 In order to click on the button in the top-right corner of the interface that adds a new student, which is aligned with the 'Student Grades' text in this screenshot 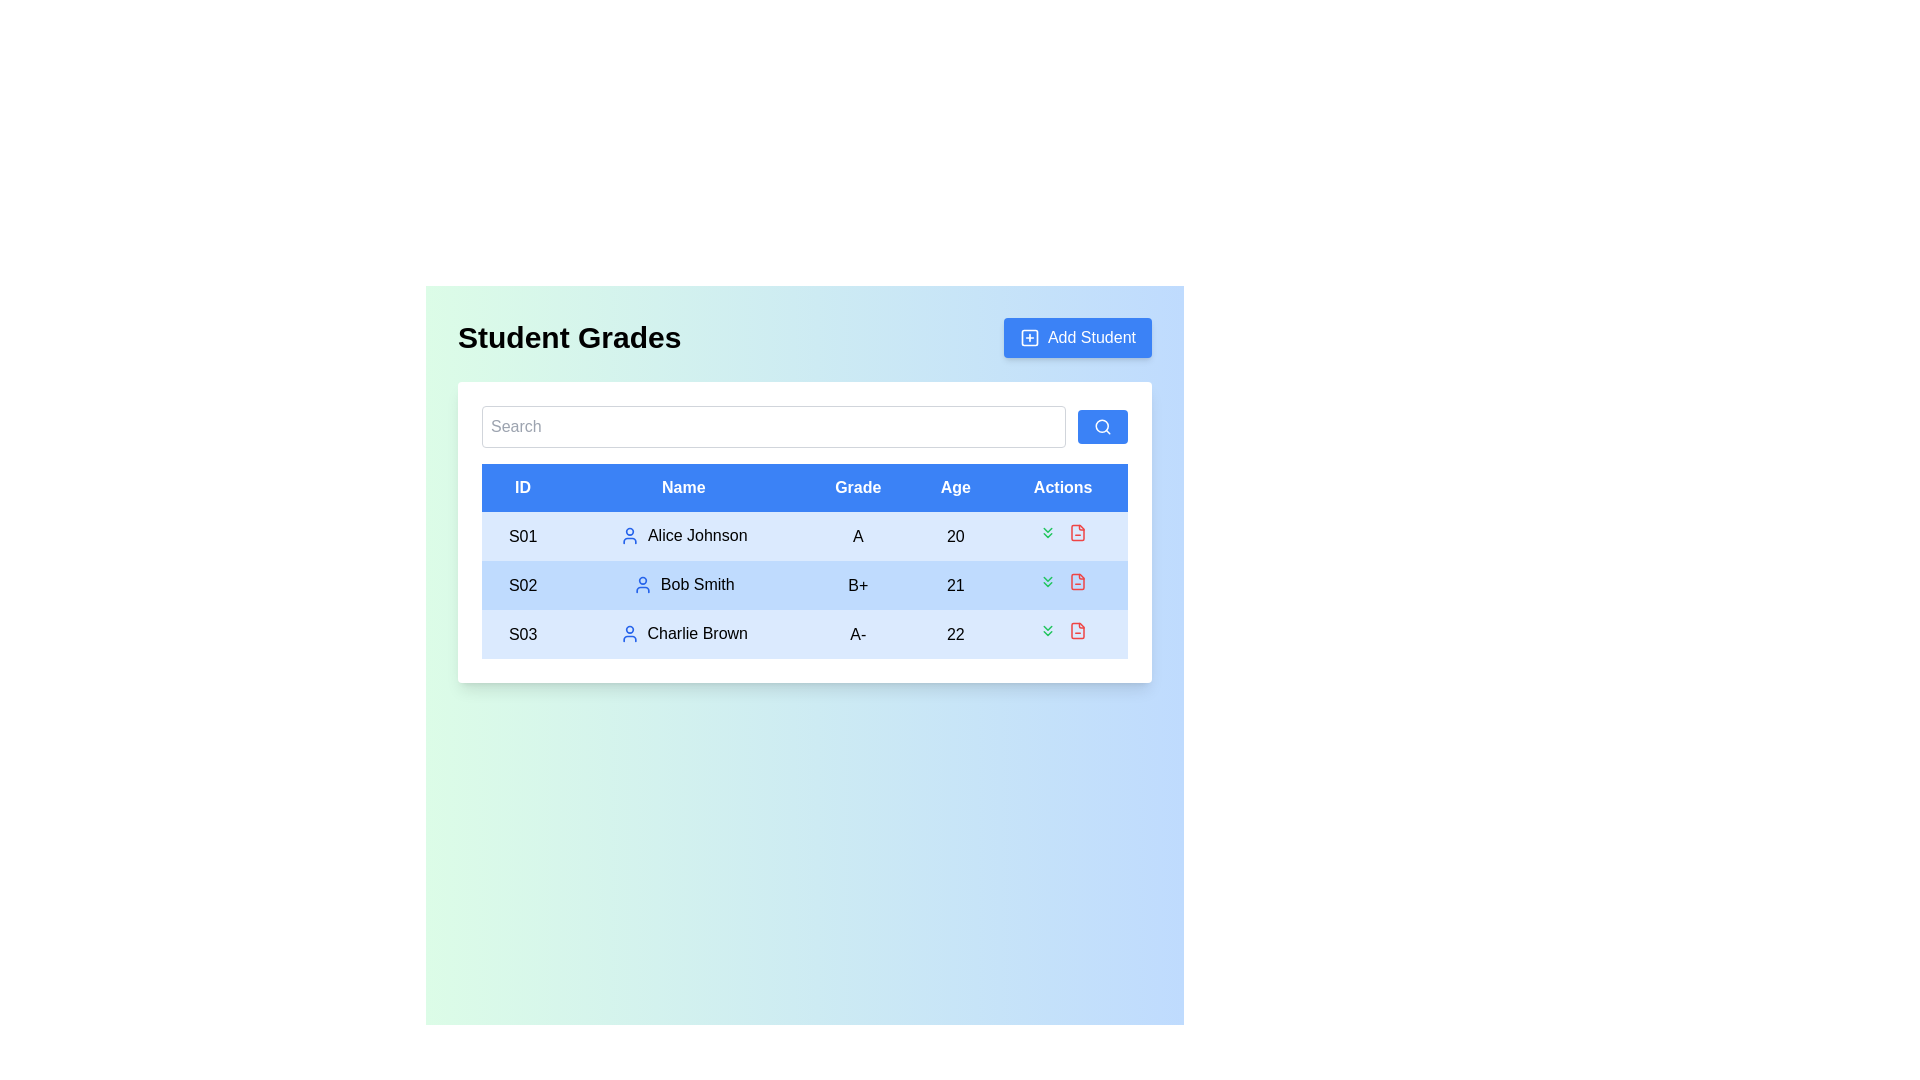, I will do `click(1076, 337)`.